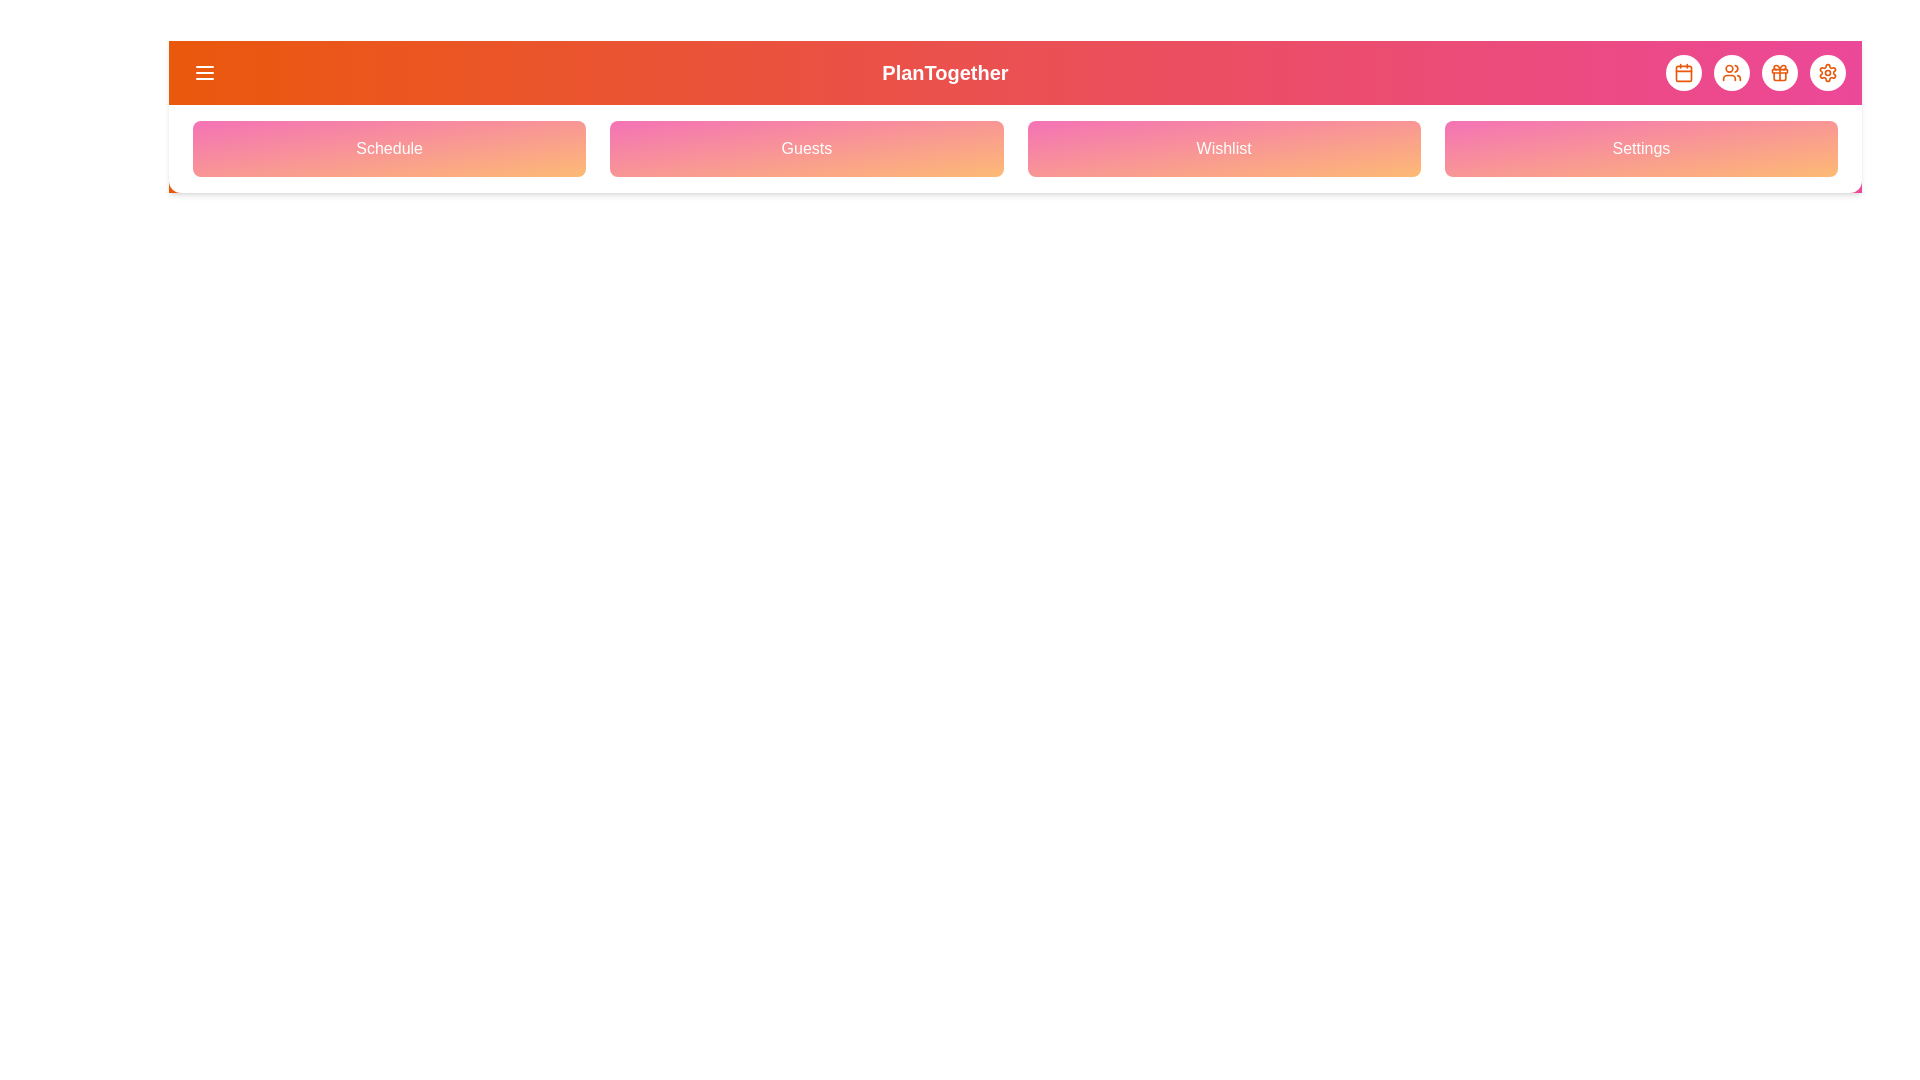 This screenshot has width=1920, height=1080. Describe the element at coordinates (1828, 72) in the screenshot. I see `the header button corresponding to Settings` at that location.